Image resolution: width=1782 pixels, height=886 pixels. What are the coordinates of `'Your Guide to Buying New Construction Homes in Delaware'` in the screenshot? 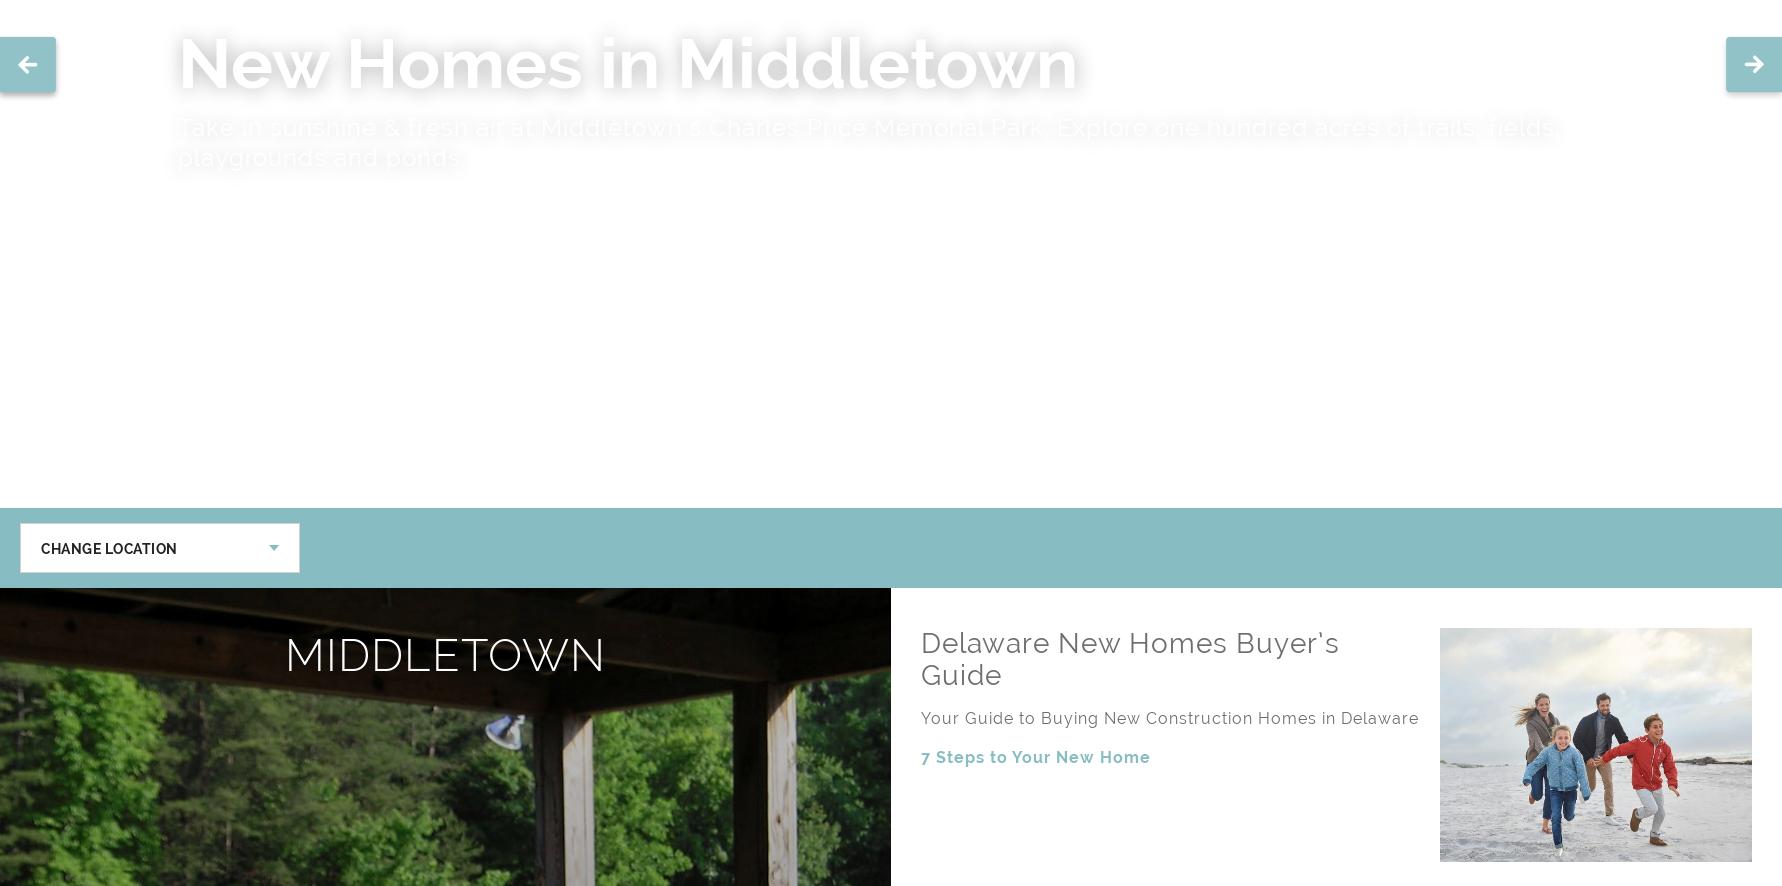 It's located at (1169, 718).